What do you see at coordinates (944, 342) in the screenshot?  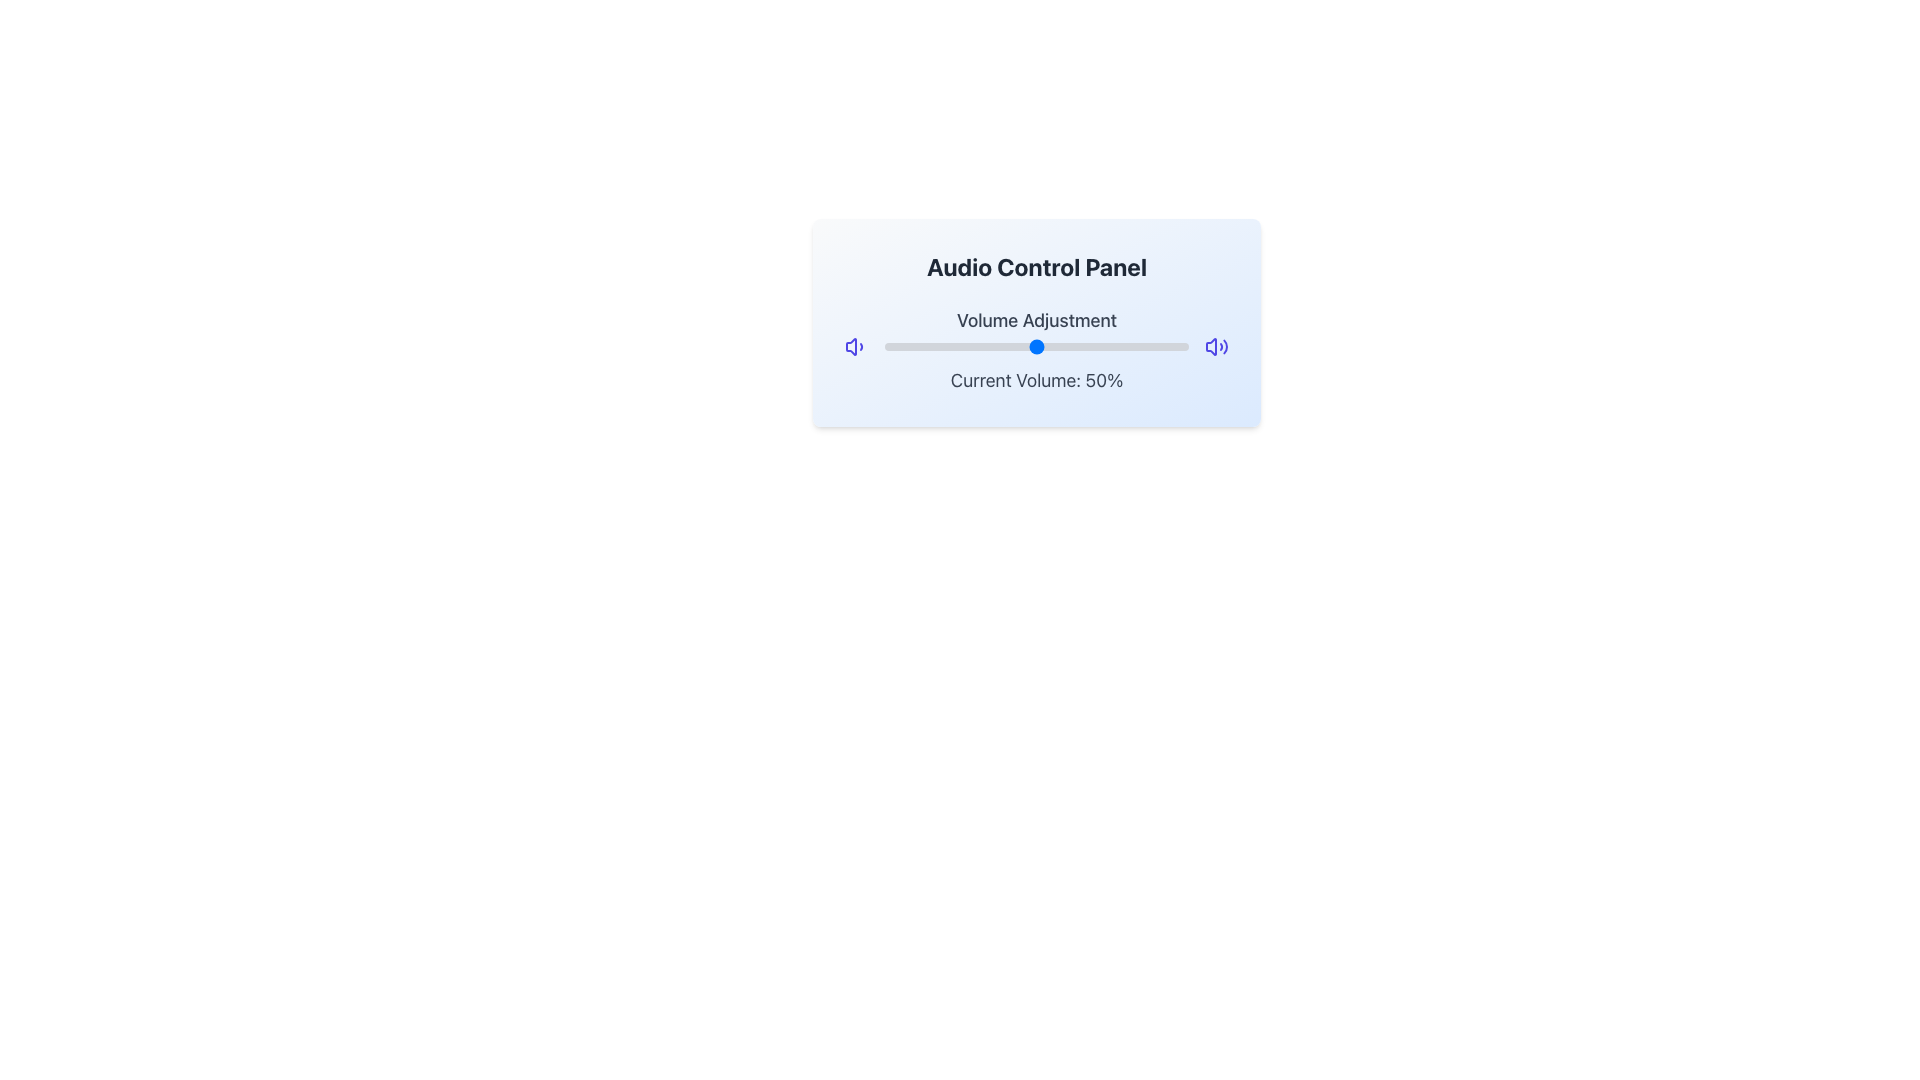 I see `the volume` at bounding box center [944, 342].